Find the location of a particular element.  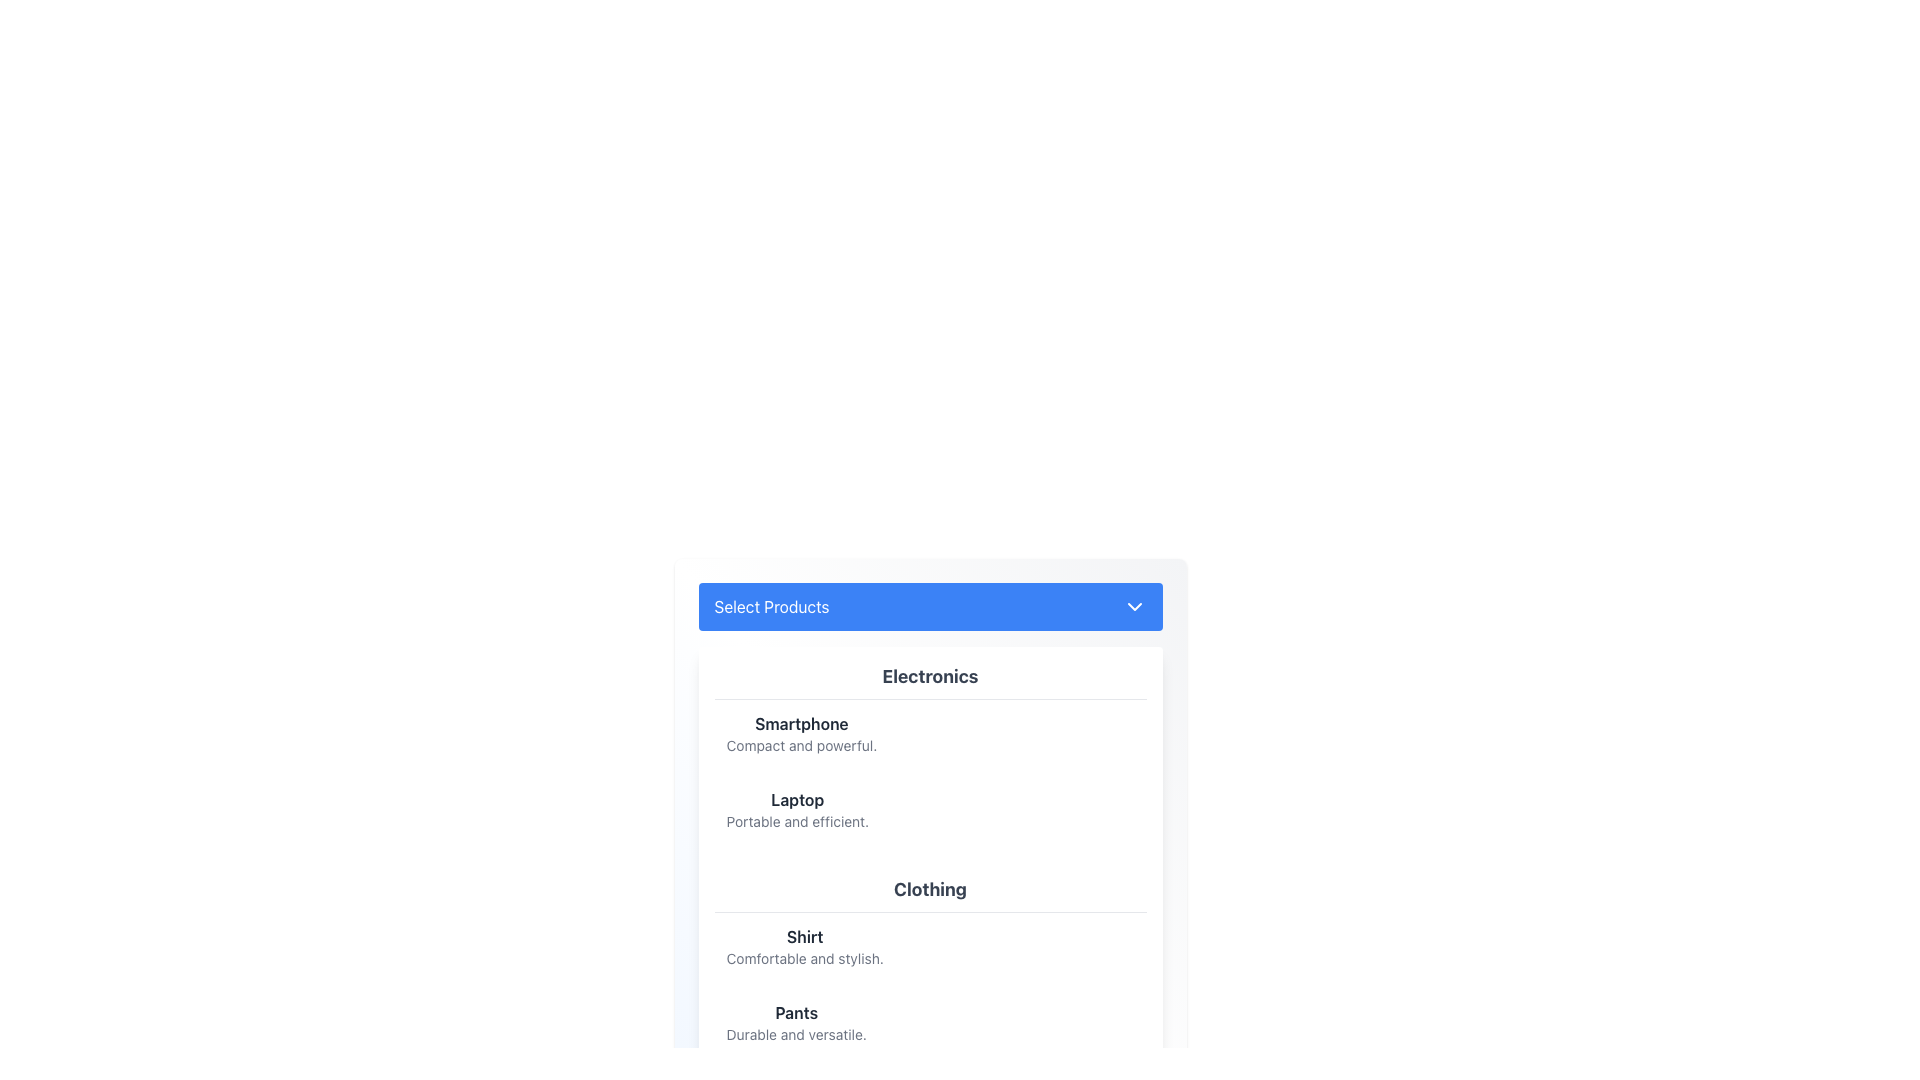

the text display element labeled 'Laptop' which is styled in bold dark gray, positioned as the second item under 'Electronics' category in the product list is located at coordinates (796, 810).